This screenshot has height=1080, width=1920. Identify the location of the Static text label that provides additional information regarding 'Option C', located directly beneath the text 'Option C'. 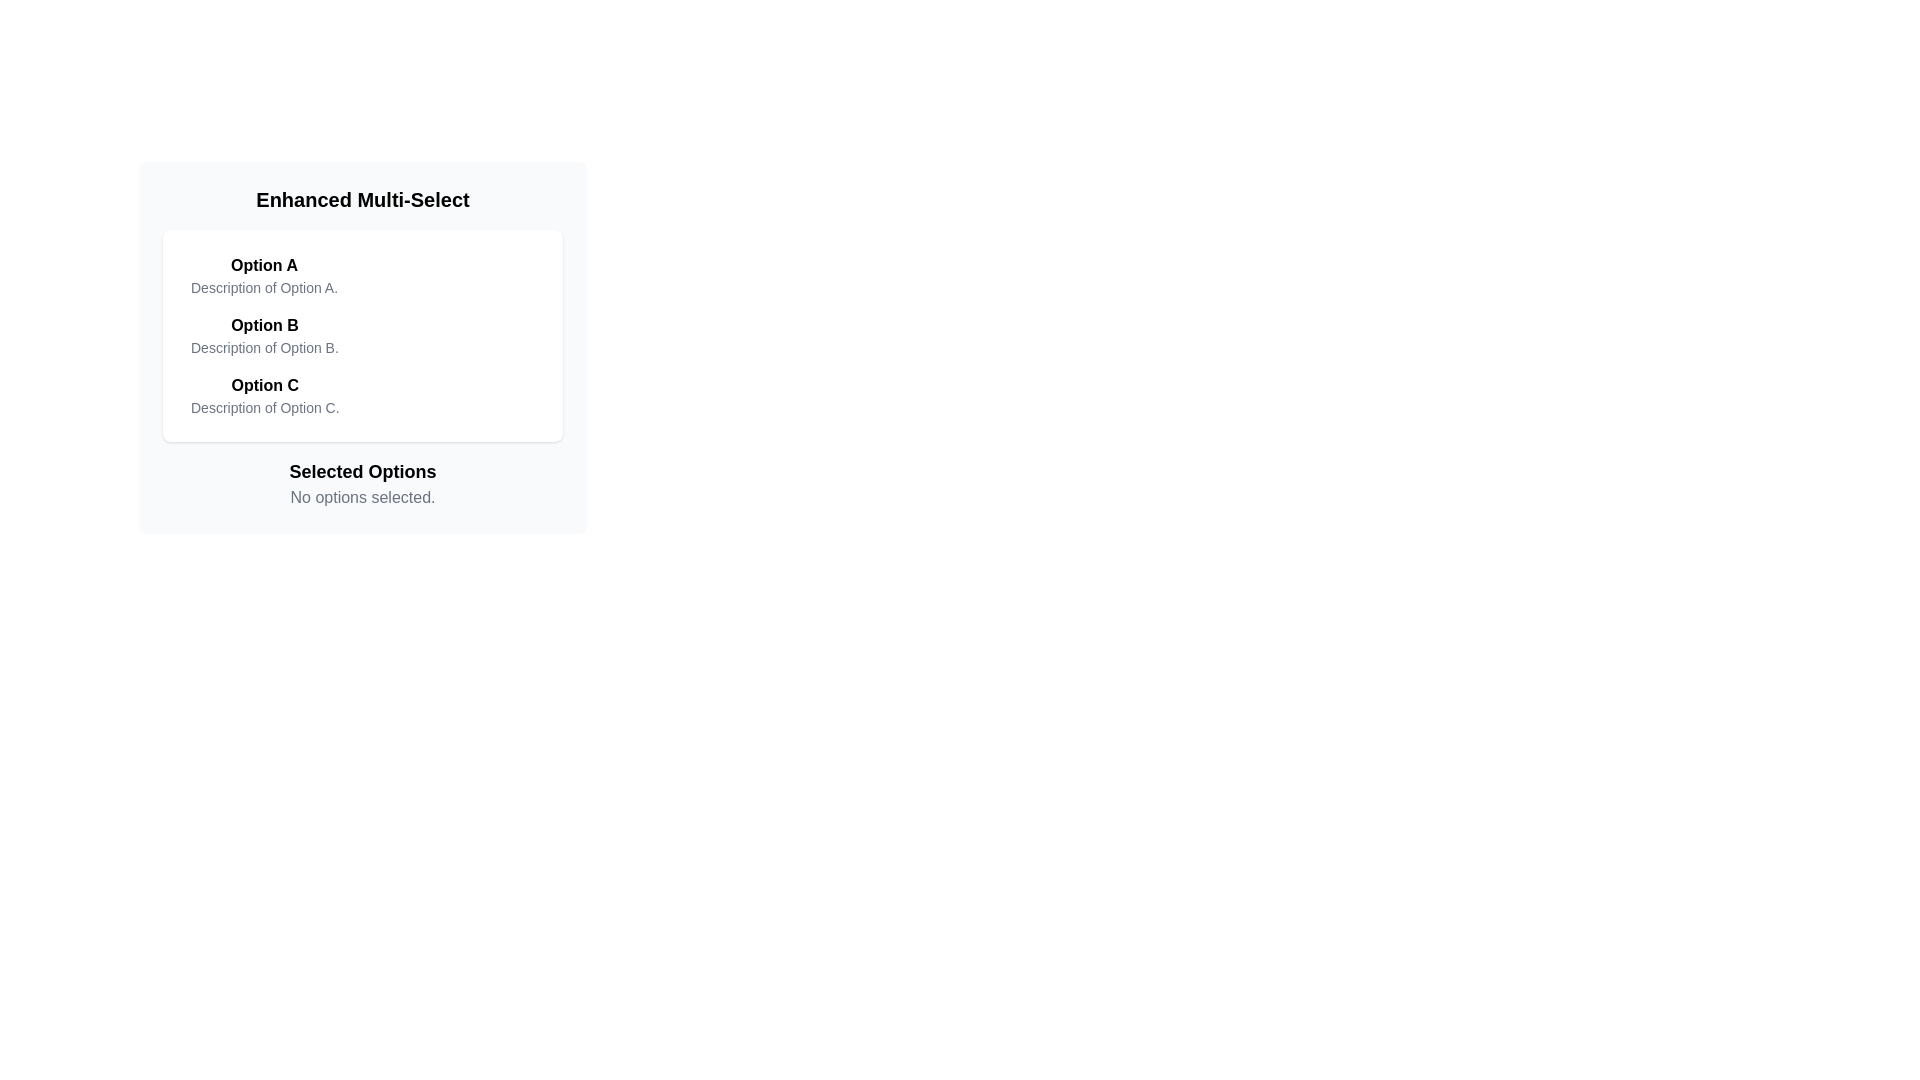
(264, 407).